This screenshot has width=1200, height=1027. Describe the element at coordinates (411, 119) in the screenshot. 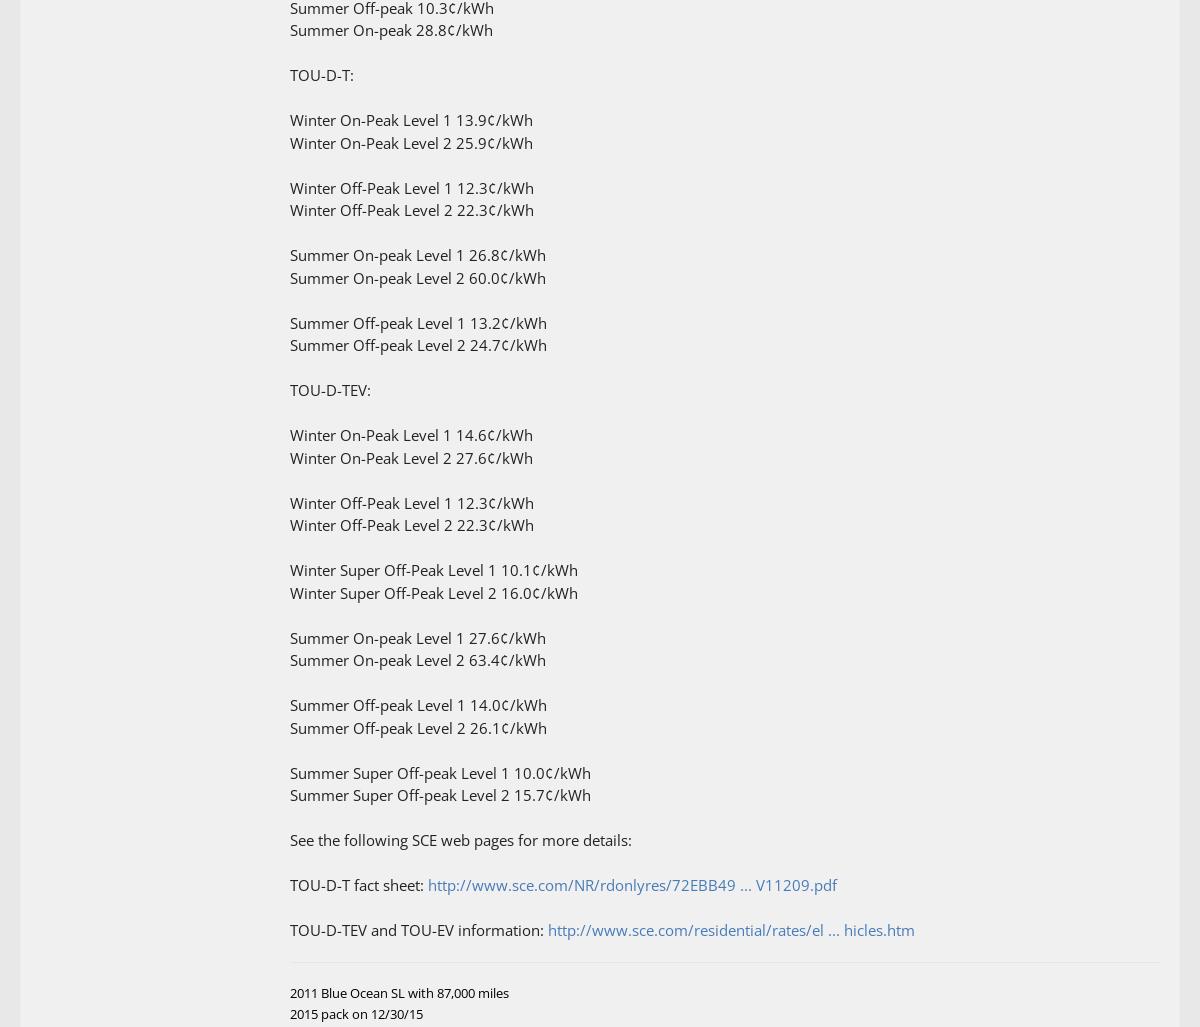

I see `'Winter On-Peak Level 1 13.9¢/kWh'` at that location.